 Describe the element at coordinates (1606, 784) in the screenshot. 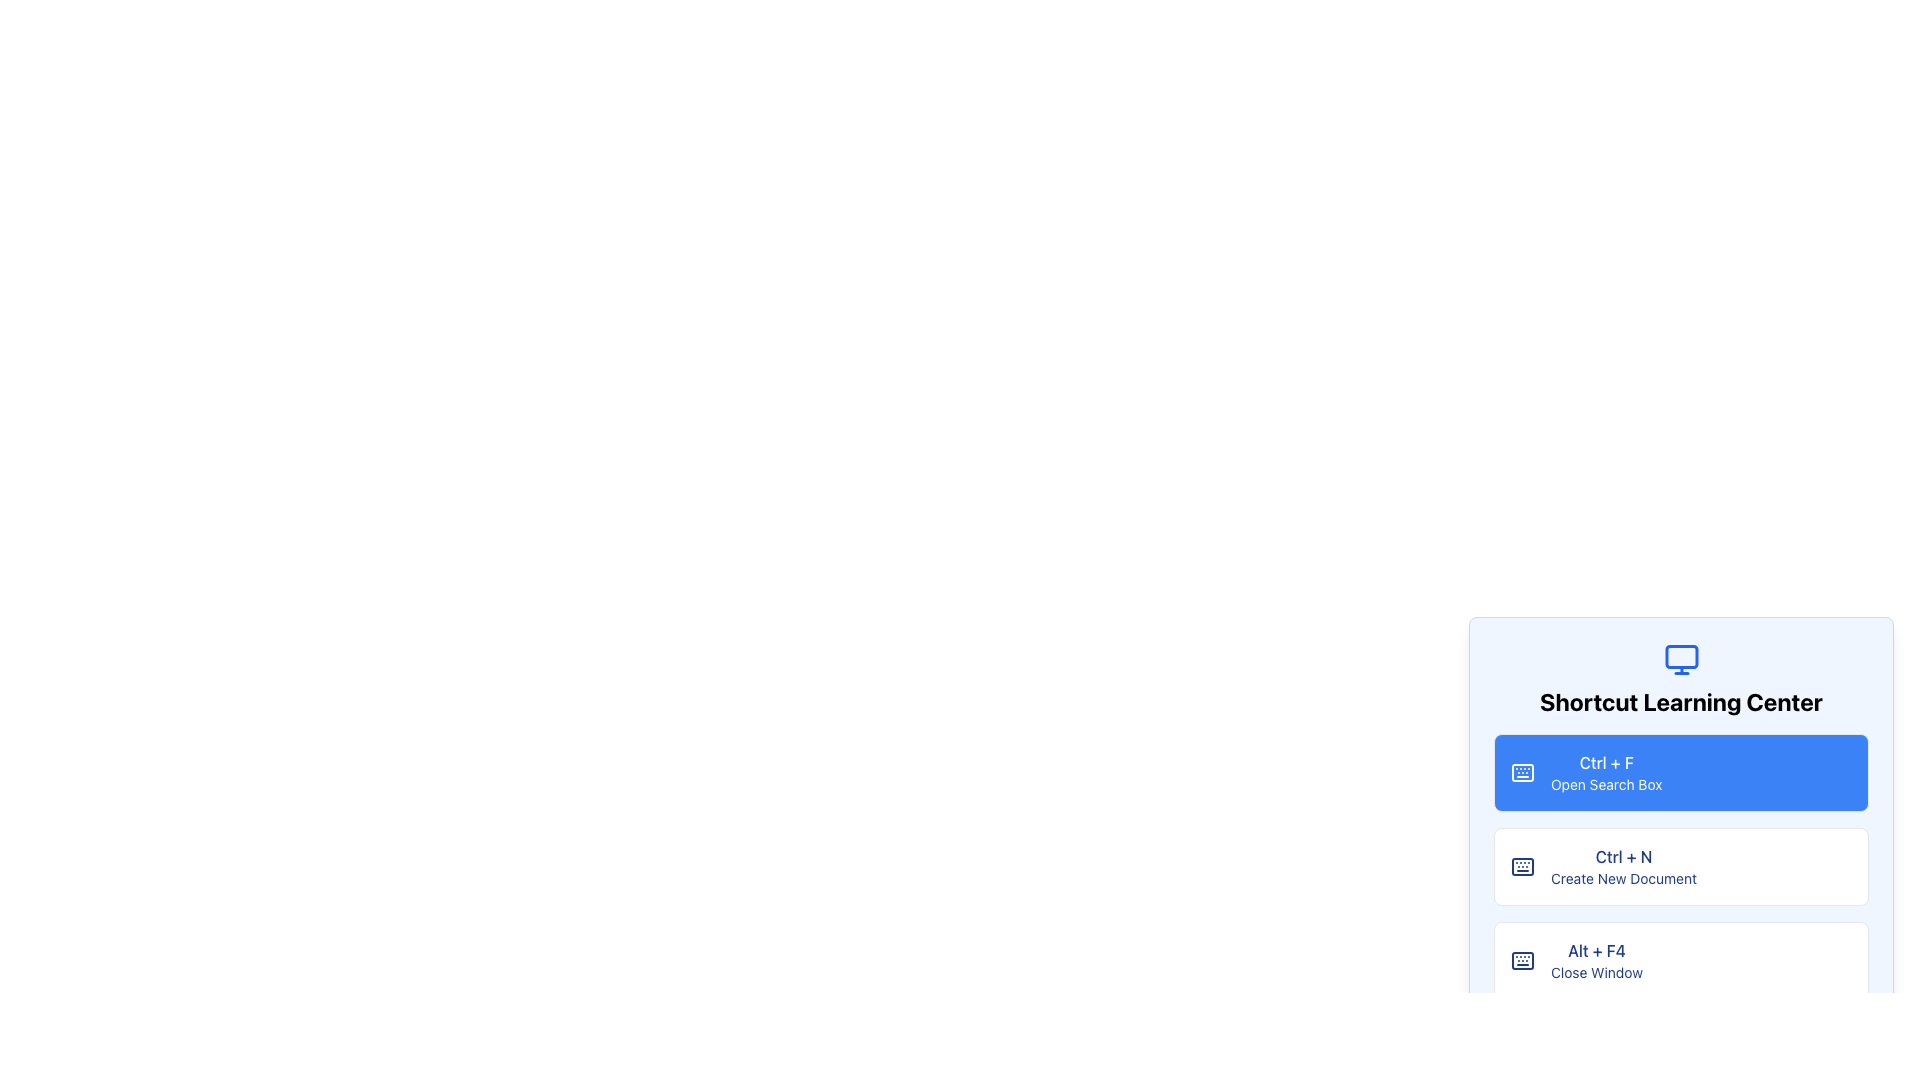

I see `the 'Open Search Box' text label, which is styled within a blue background section and positioned below the 'Ctrl + F' shortcut in the 'Shortcut Learning Center'` at that location.